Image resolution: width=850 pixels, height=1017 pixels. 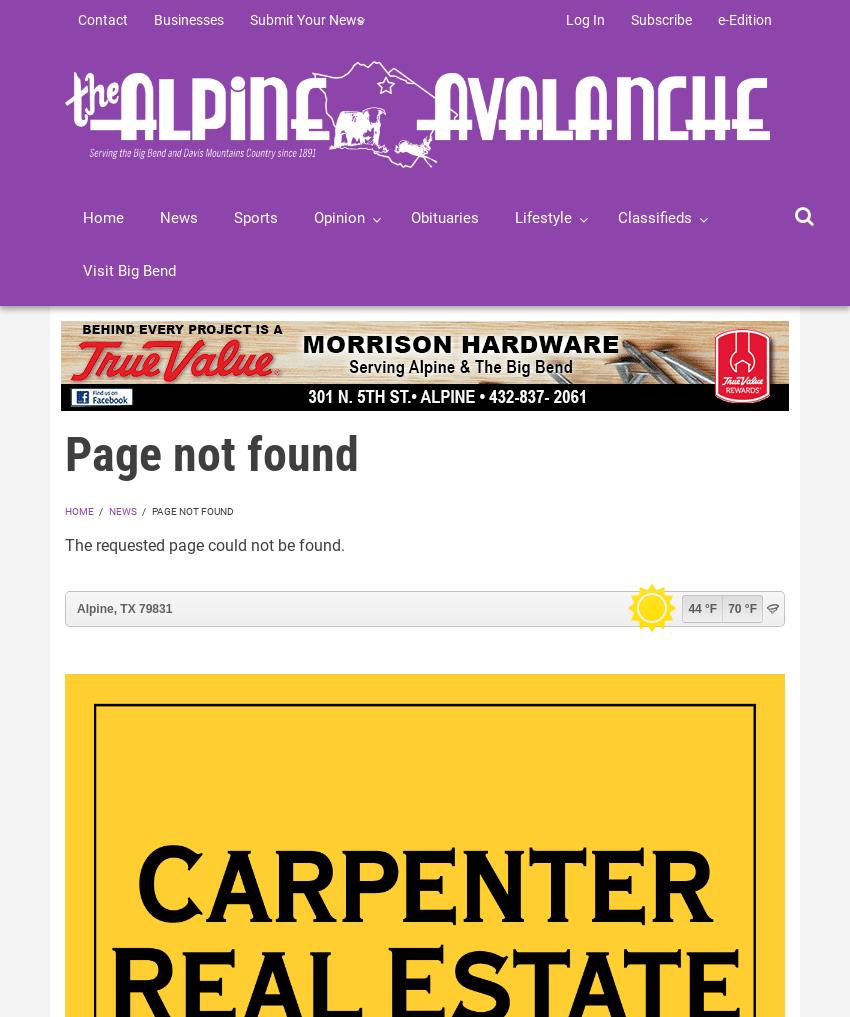 I want to click on 'Contact', so click(x=102, y=19).